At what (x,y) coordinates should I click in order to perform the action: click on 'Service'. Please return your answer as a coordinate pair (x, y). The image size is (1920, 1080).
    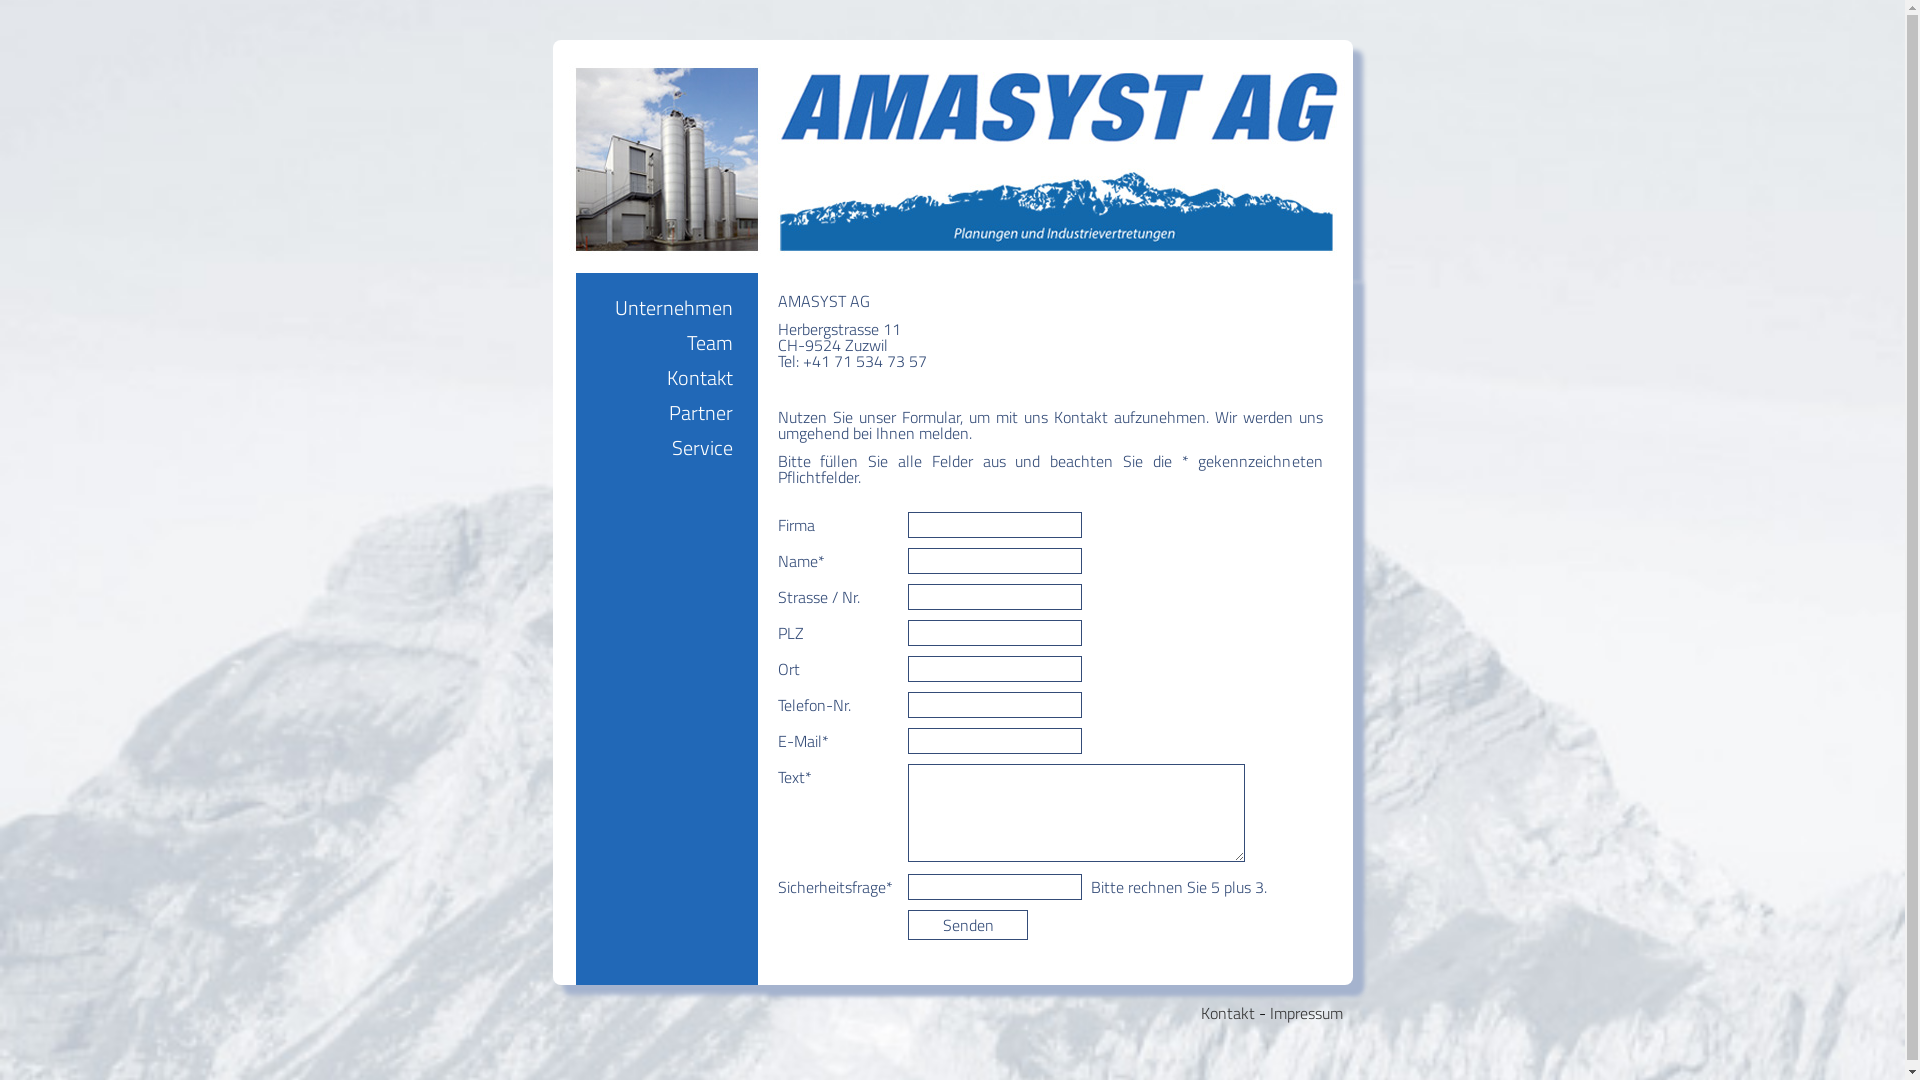
    Looking at the image, I should click on (702, 446).